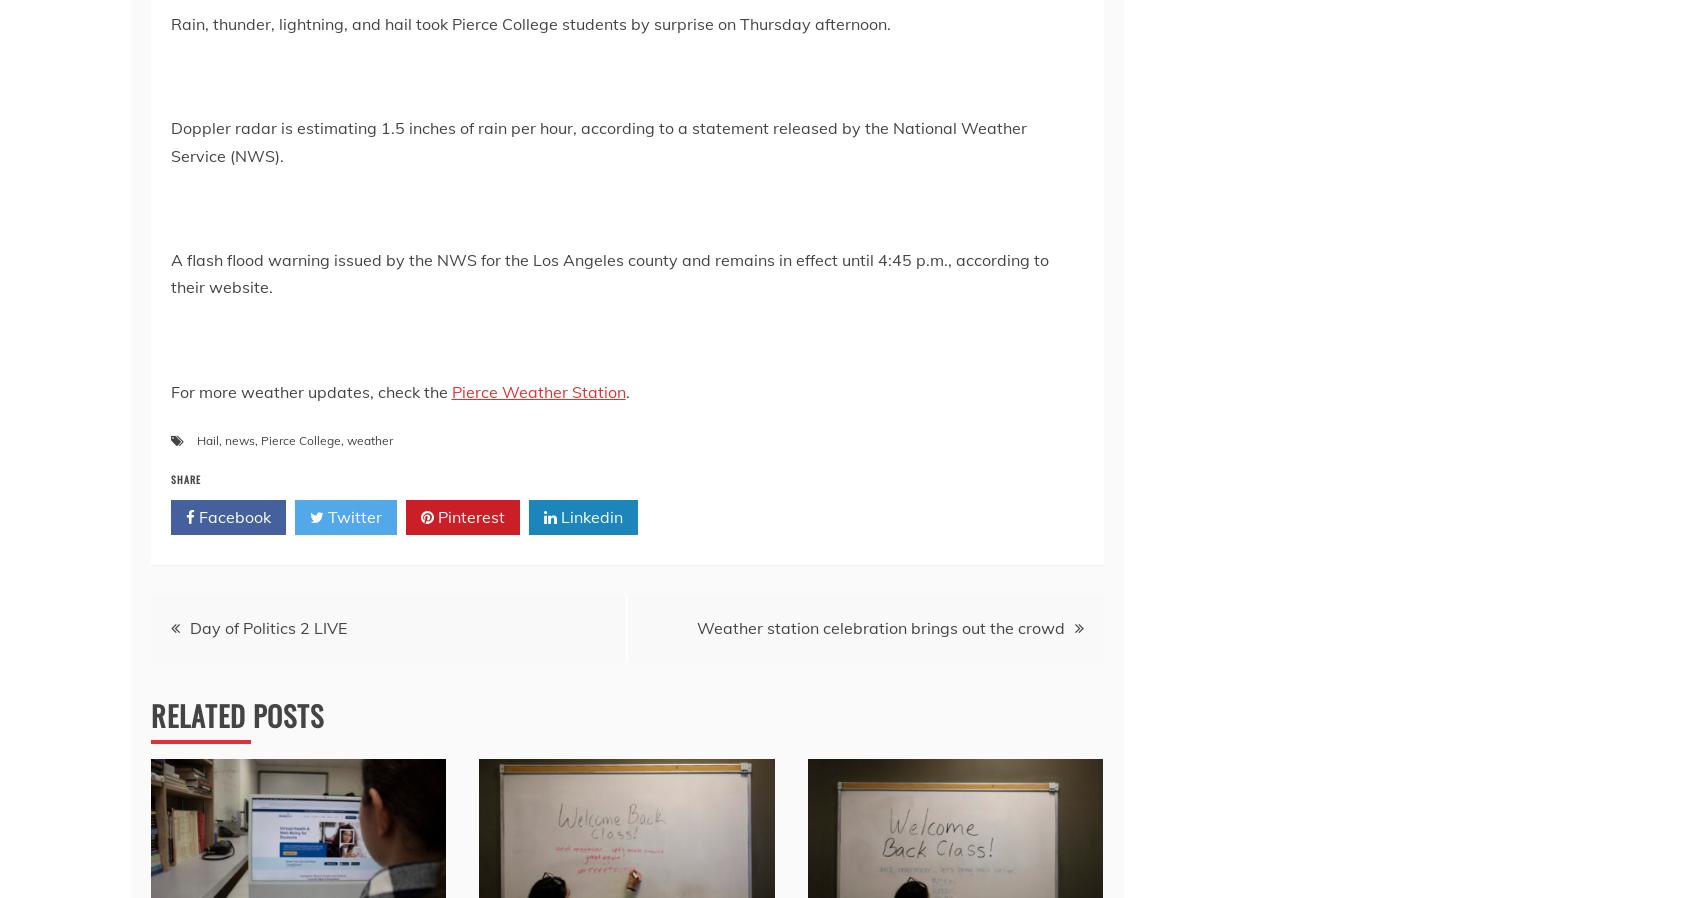  Describe the element at coordinates (235, 715) in the screenshot. I see `'Related Posts'` at that location.